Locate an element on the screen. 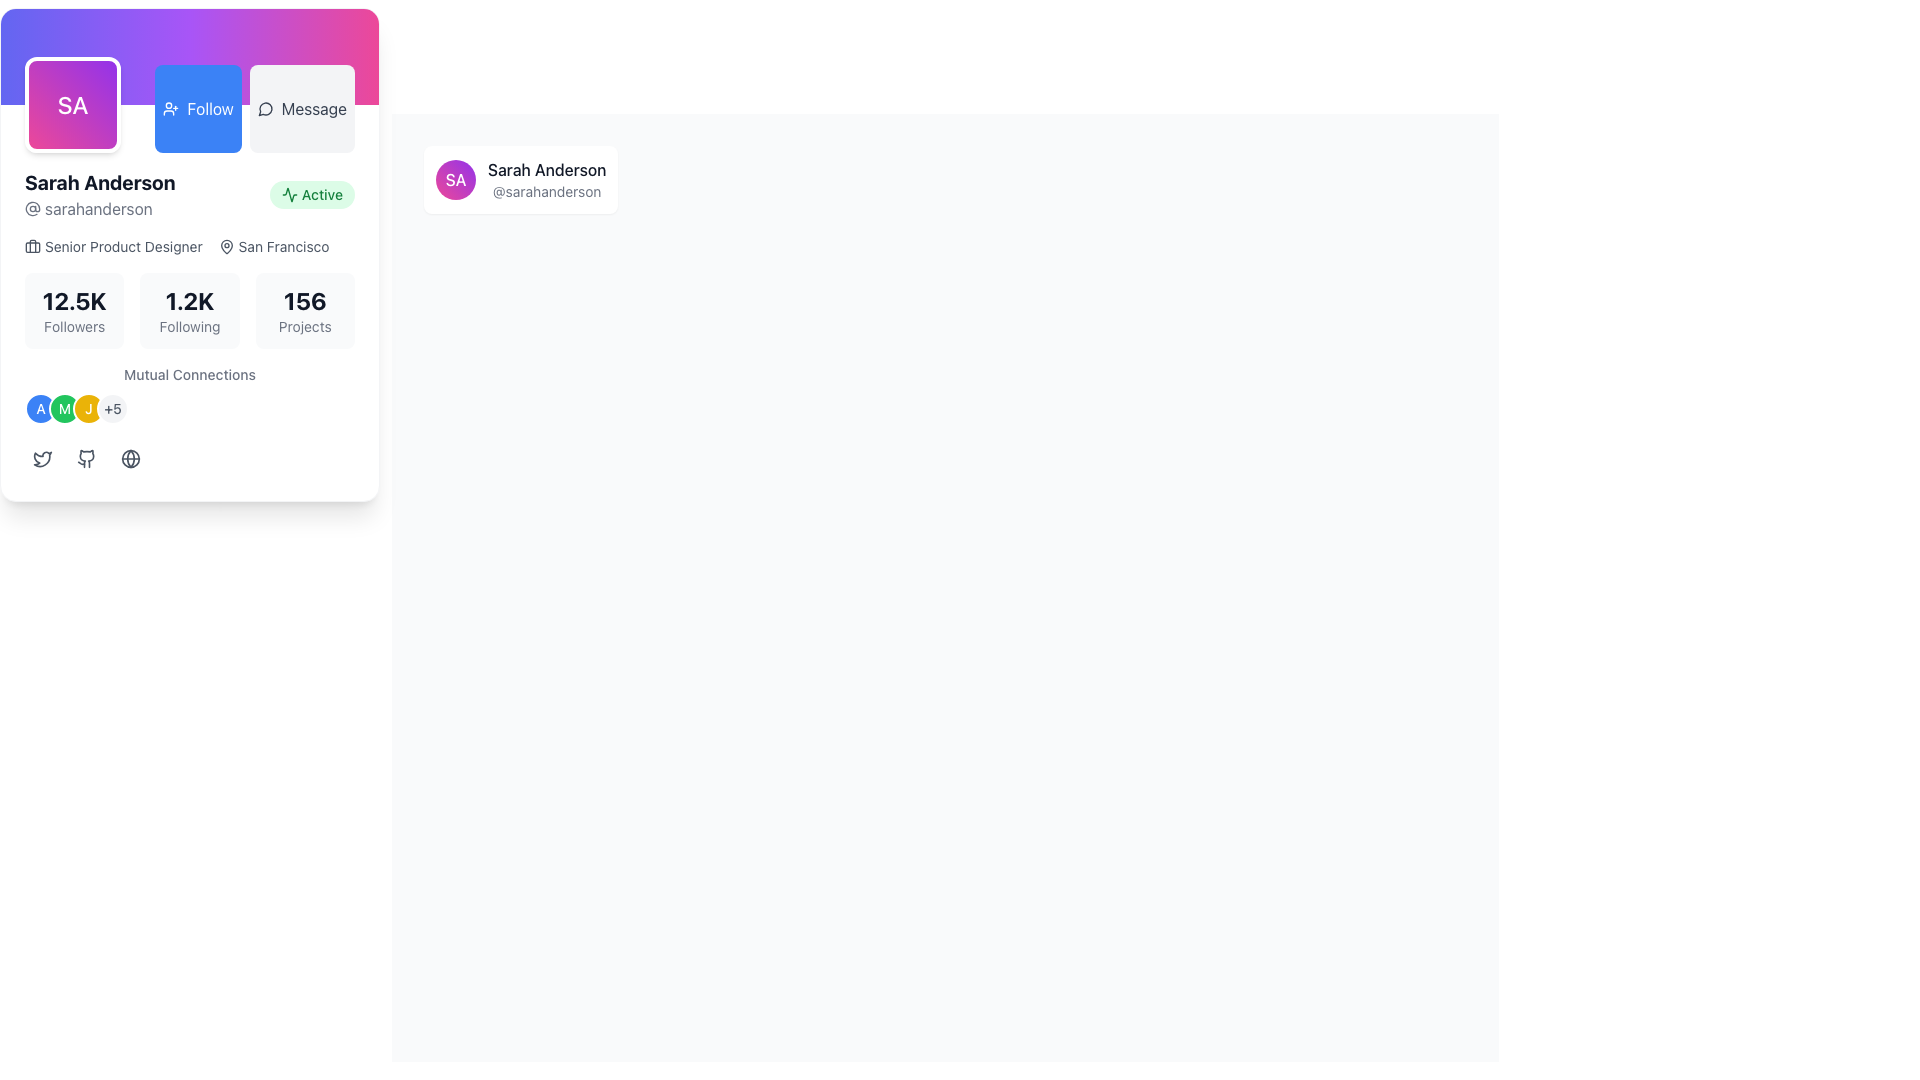 The width and height of the screenshot is (1920, 1080). the static text label that displays 'Following' in a small, light gray font, located beneath the numeric display '1.2K' in the statistics display is located at coordinates (190, 326).